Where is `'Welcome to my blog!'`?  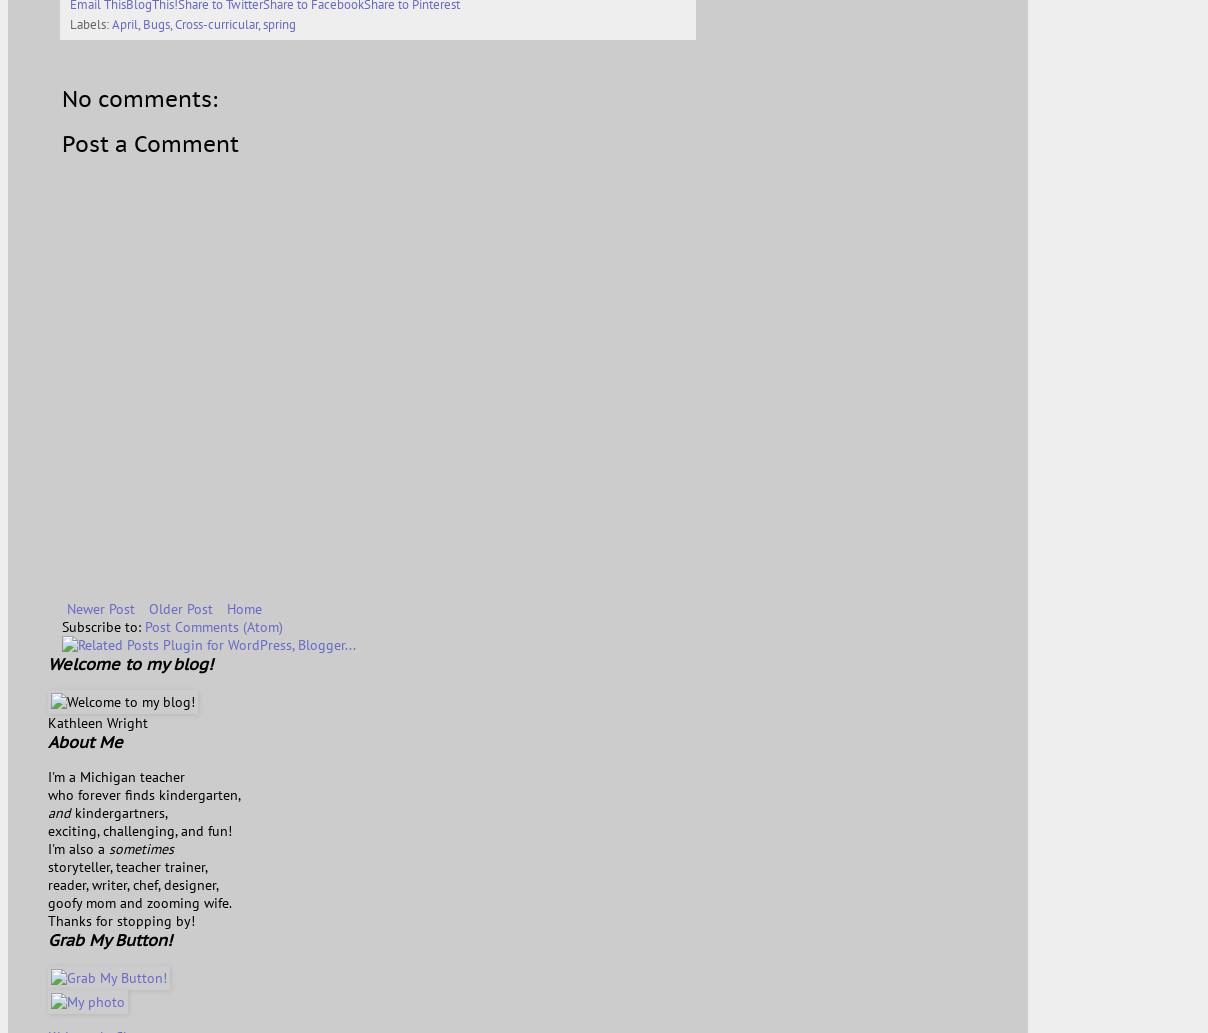
'Welcome to my blog!' is located at coordinates (46, 661).